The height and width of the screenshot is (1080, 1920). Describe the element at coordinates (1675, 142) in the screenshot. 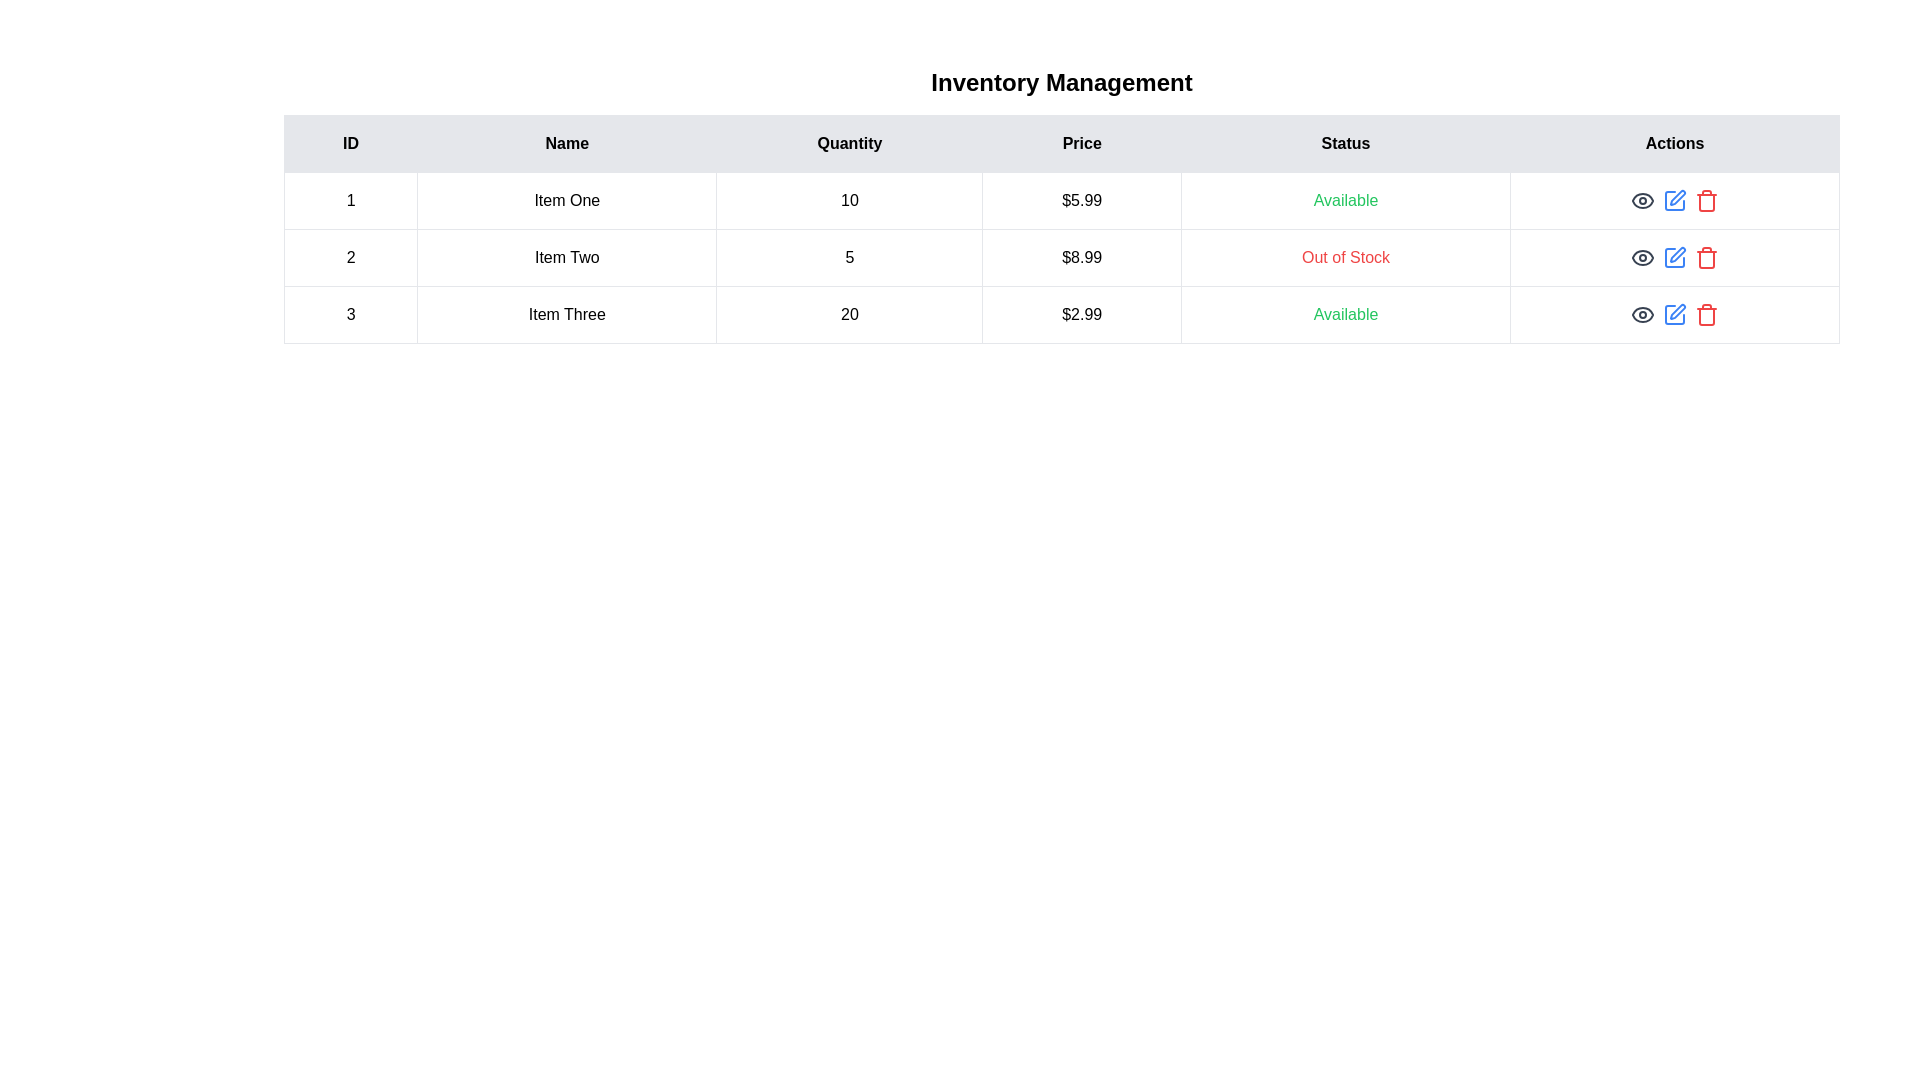

I see `the column header labeled Actions to sort the table by that column` at that location.